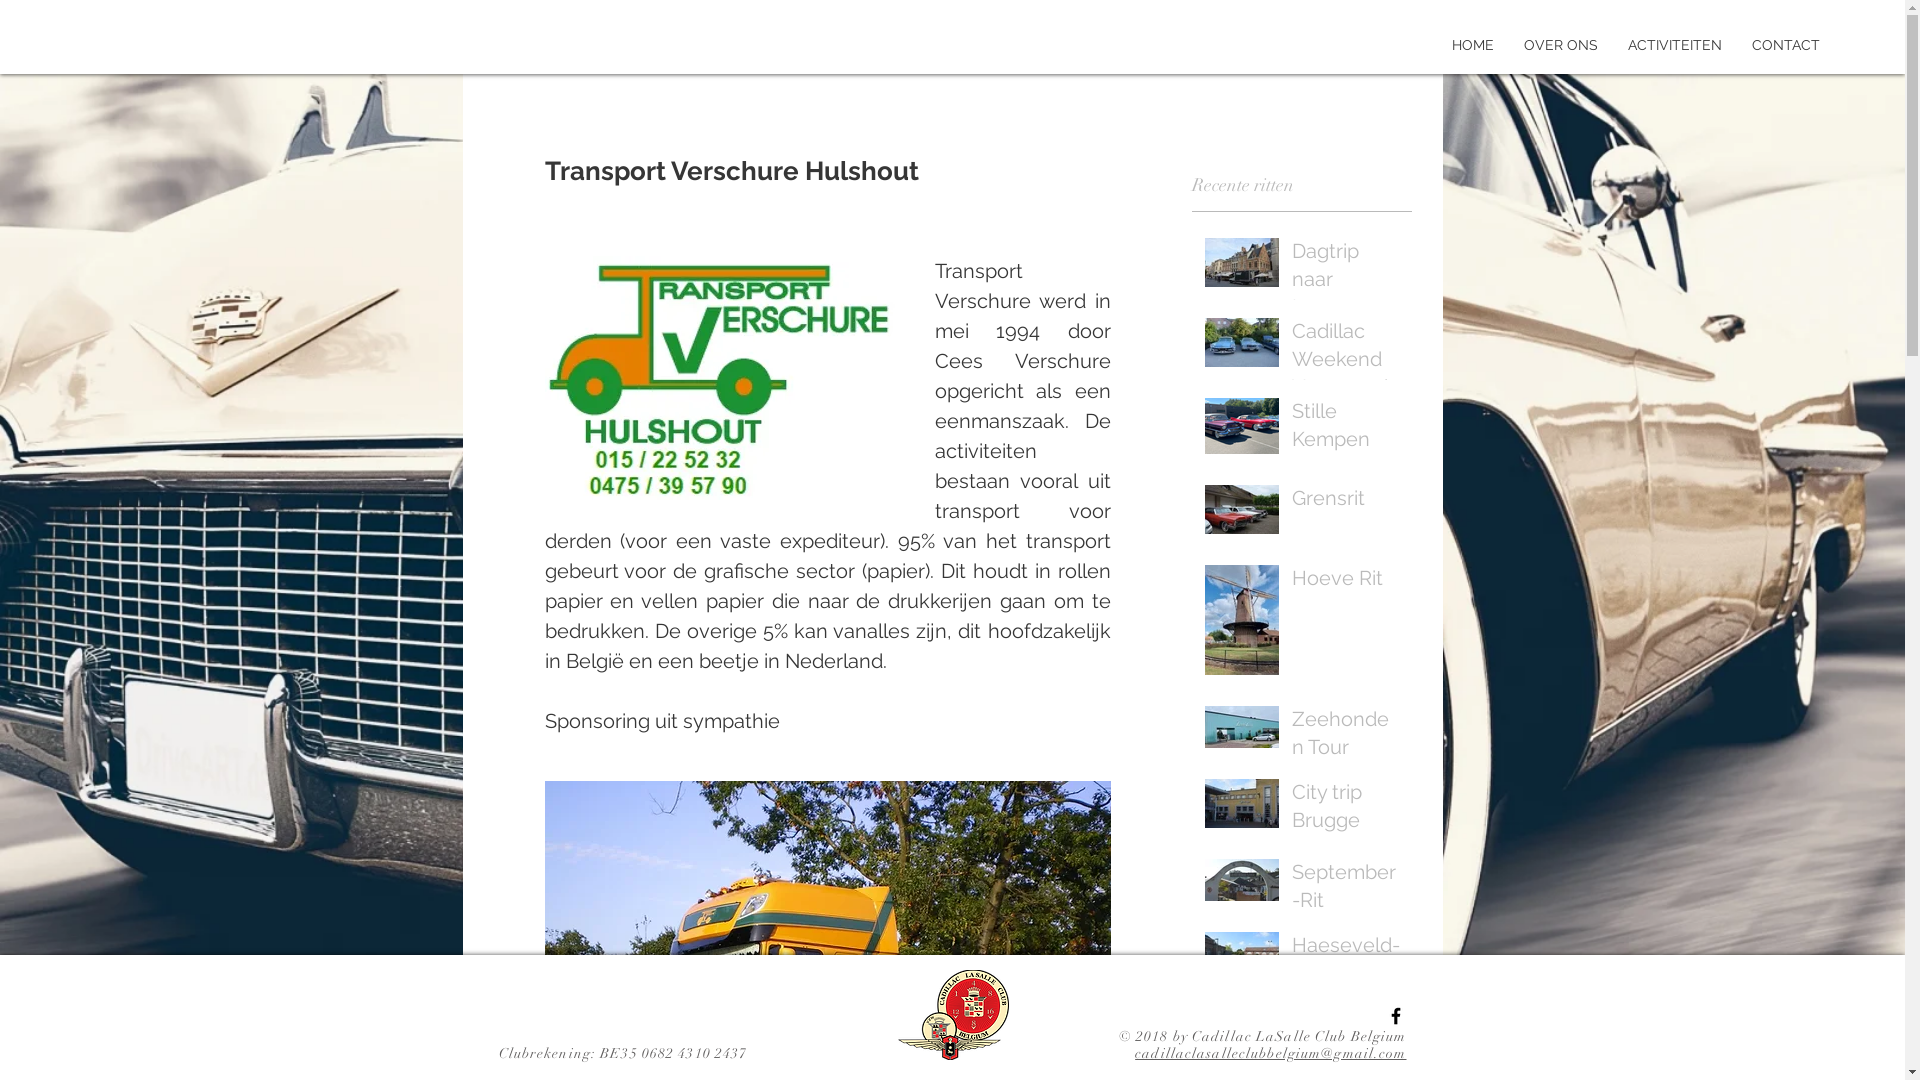 This screenshot has height=1080, width=1920. Describe the element at coordinates (1345, 889) in the screenshot. I see `'September-Rit'` at that location.